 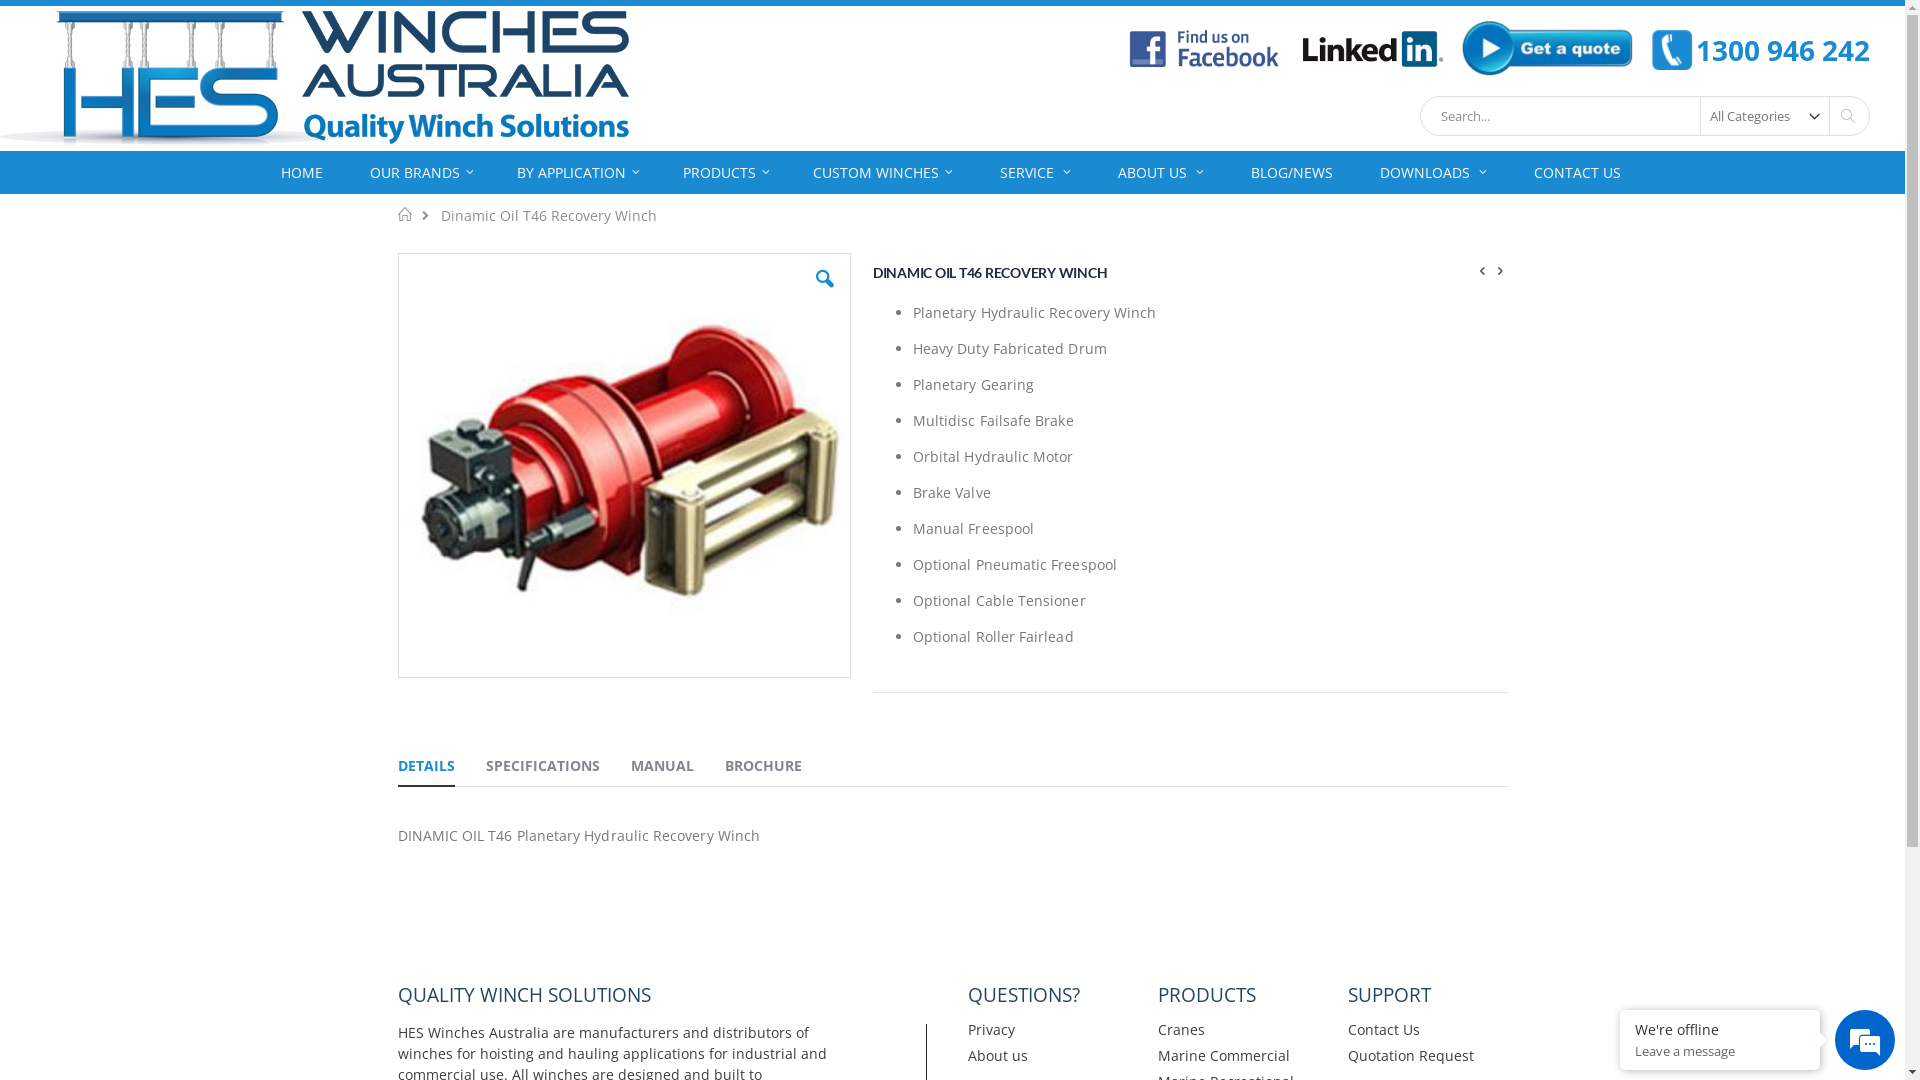 What do you see at coordinates (1651, 49) in the screenshot?
I see `'1300 946 242'` at bounding box center [1651, 49].